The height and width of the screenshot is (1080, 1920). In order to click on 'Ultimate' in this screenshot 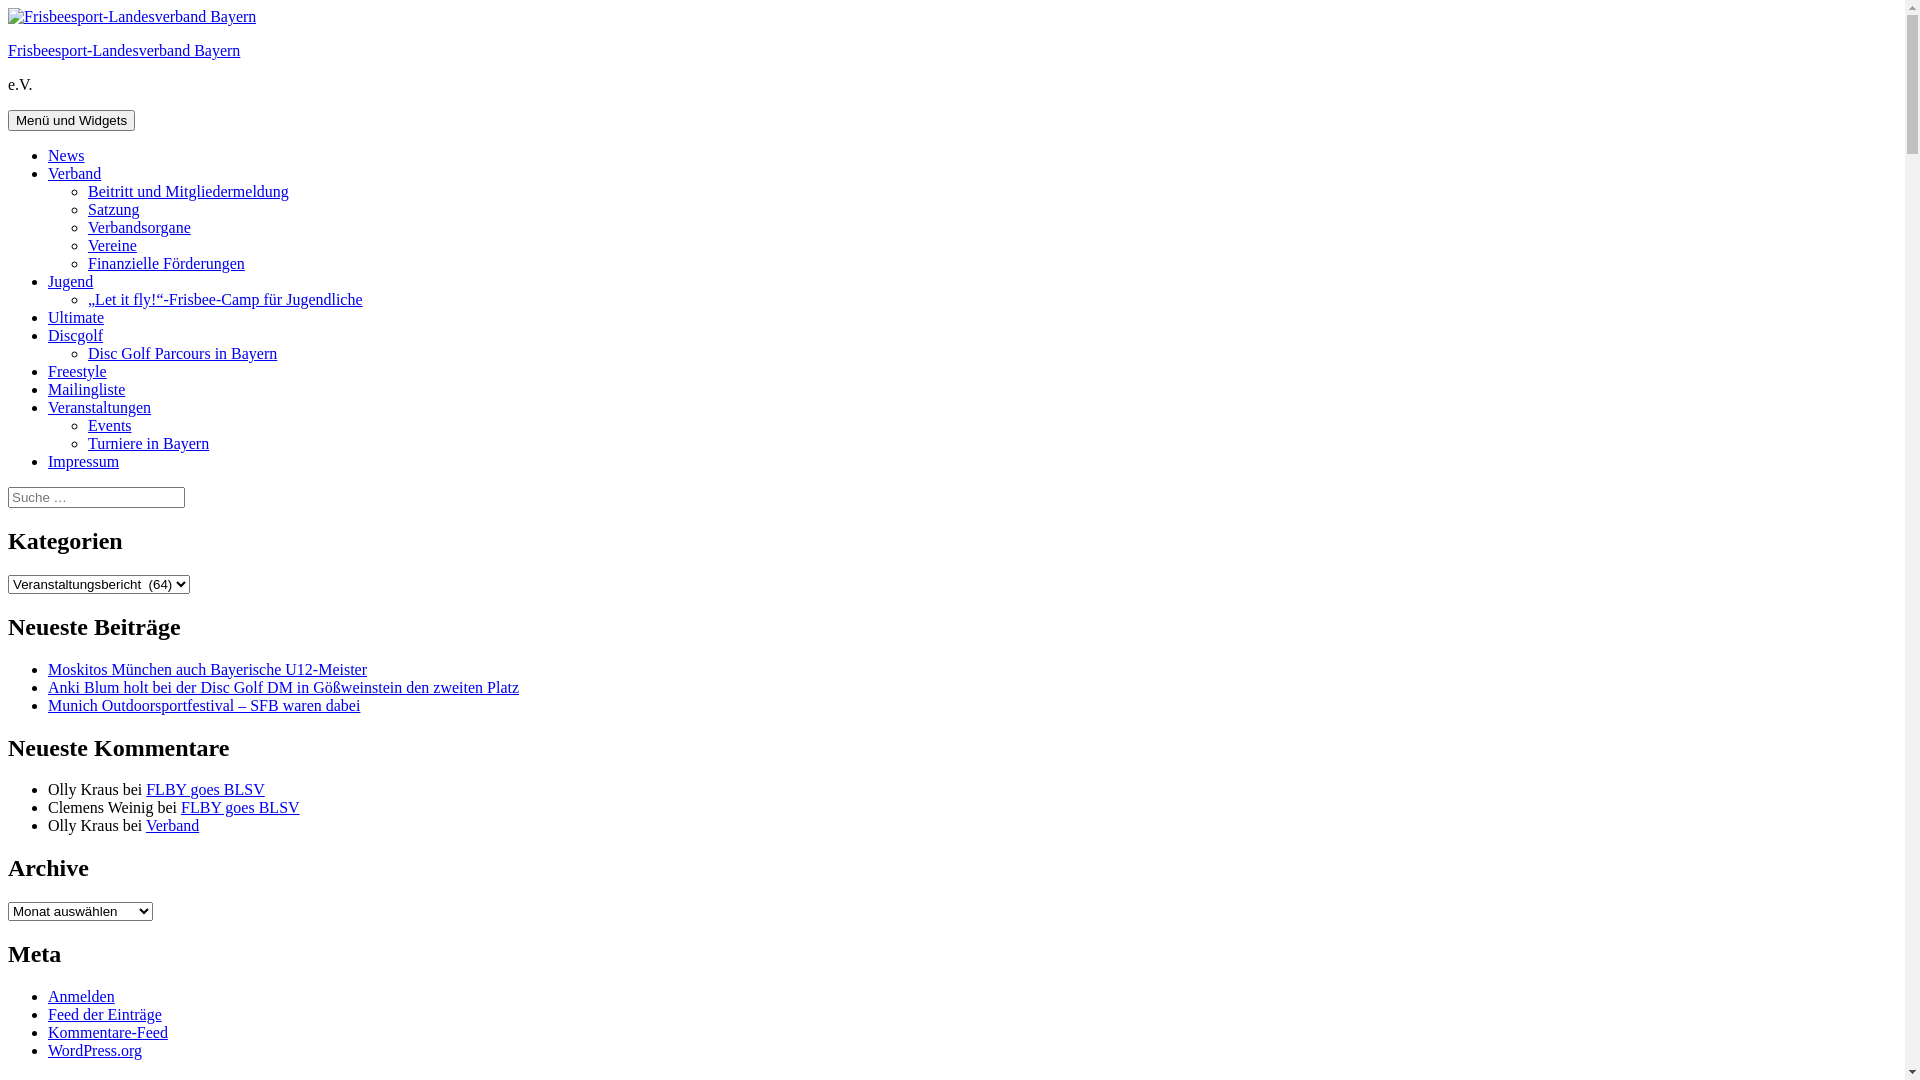, I will do `click(76, 316)`.